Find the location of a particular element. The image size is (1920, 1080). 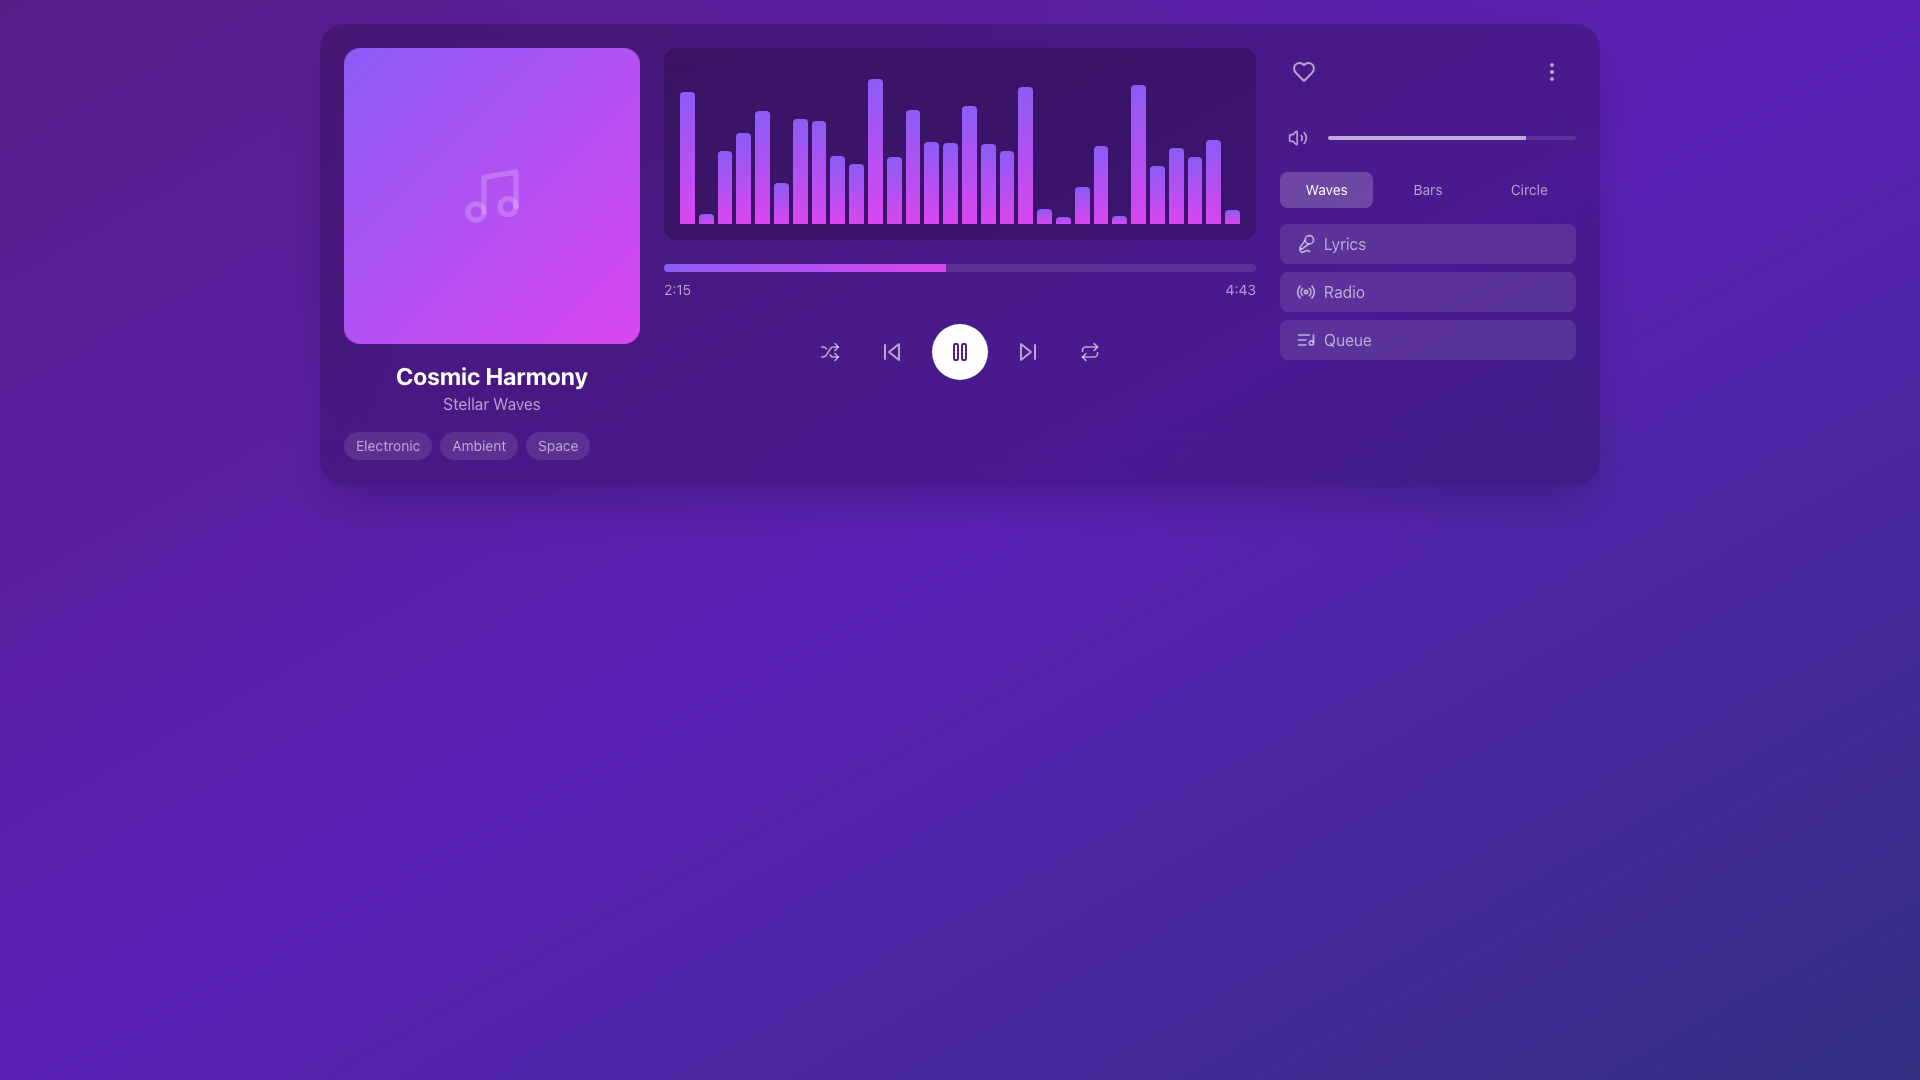

the eleventh graphical equalizer bar, which is a rectangular bar with a gradient from fuchsia to violet, located near the center-right of the sequence is located at coordinates (893, 190).